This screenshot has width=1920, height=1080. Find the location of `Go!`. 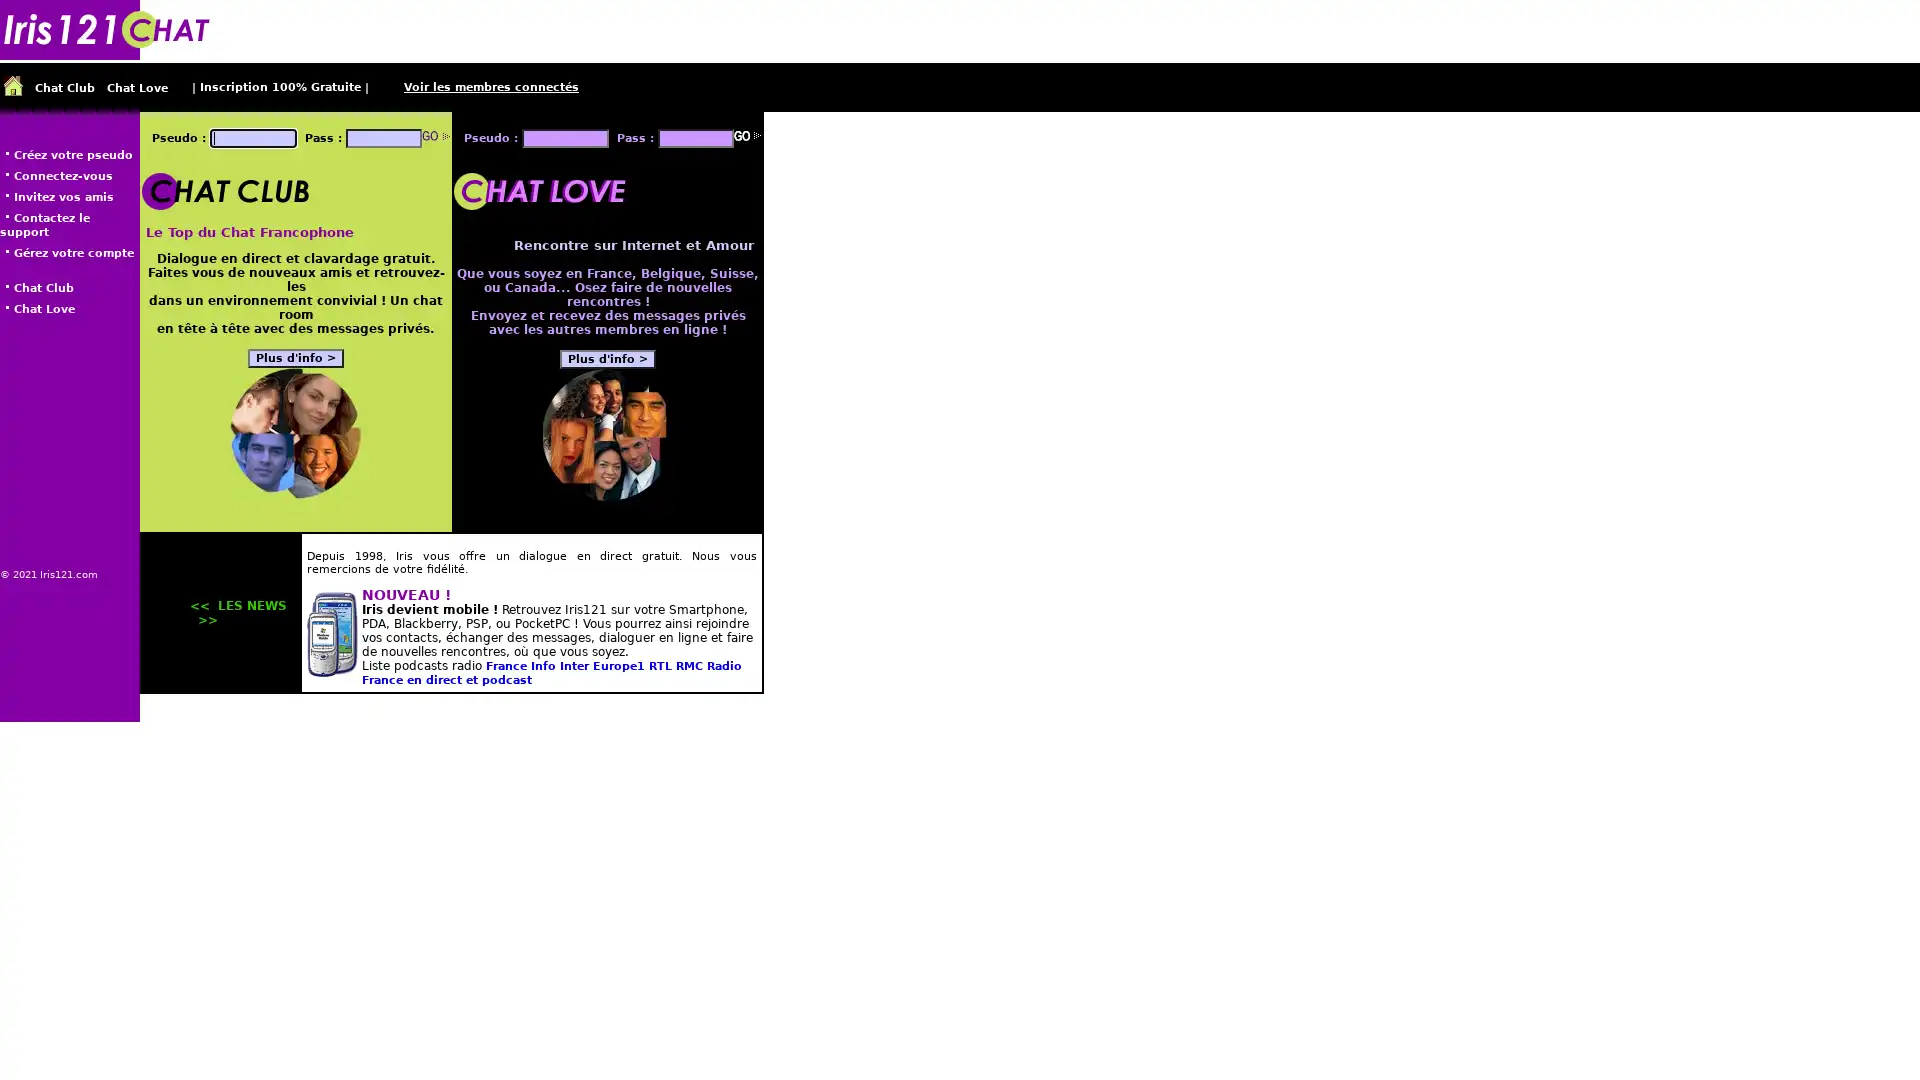

Go! is located at coordinates (747, 136).